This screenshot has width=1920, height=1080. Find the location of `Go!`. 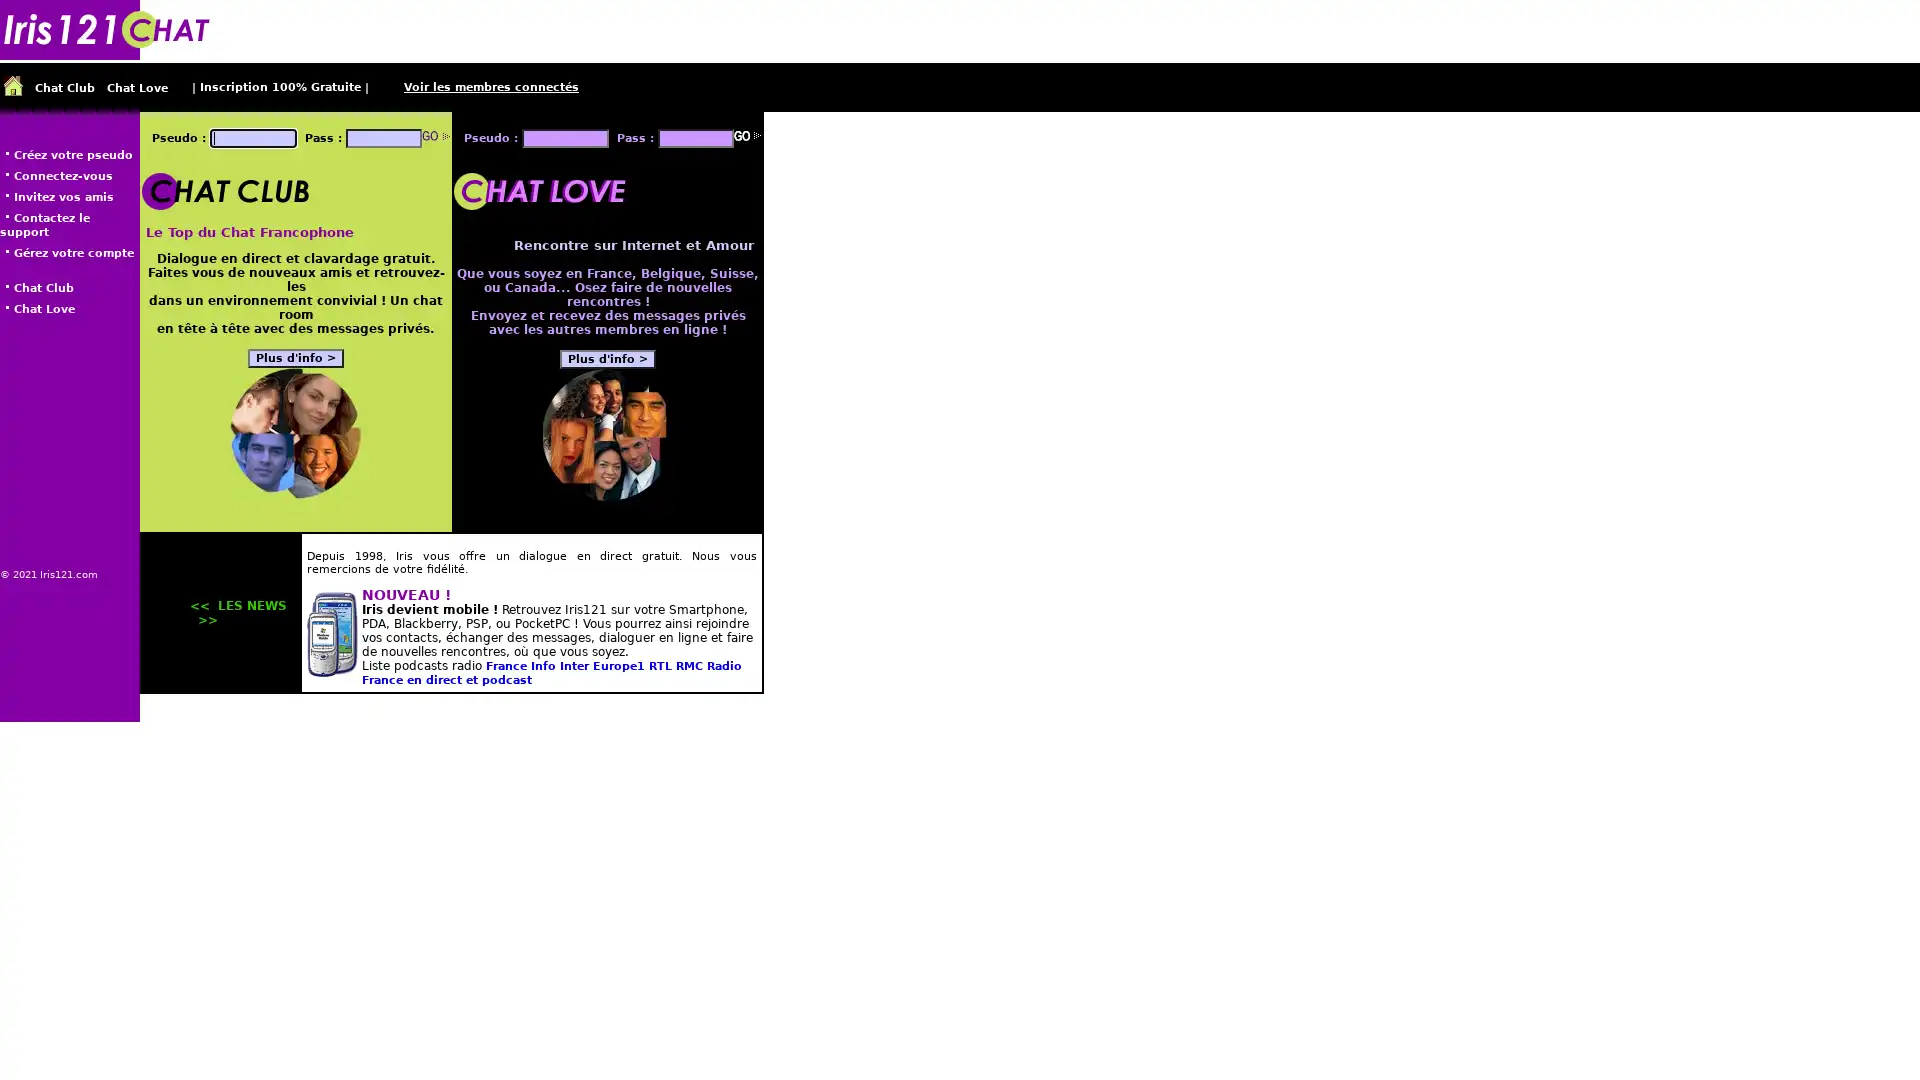

Go! is located at coordinates (747, 136).